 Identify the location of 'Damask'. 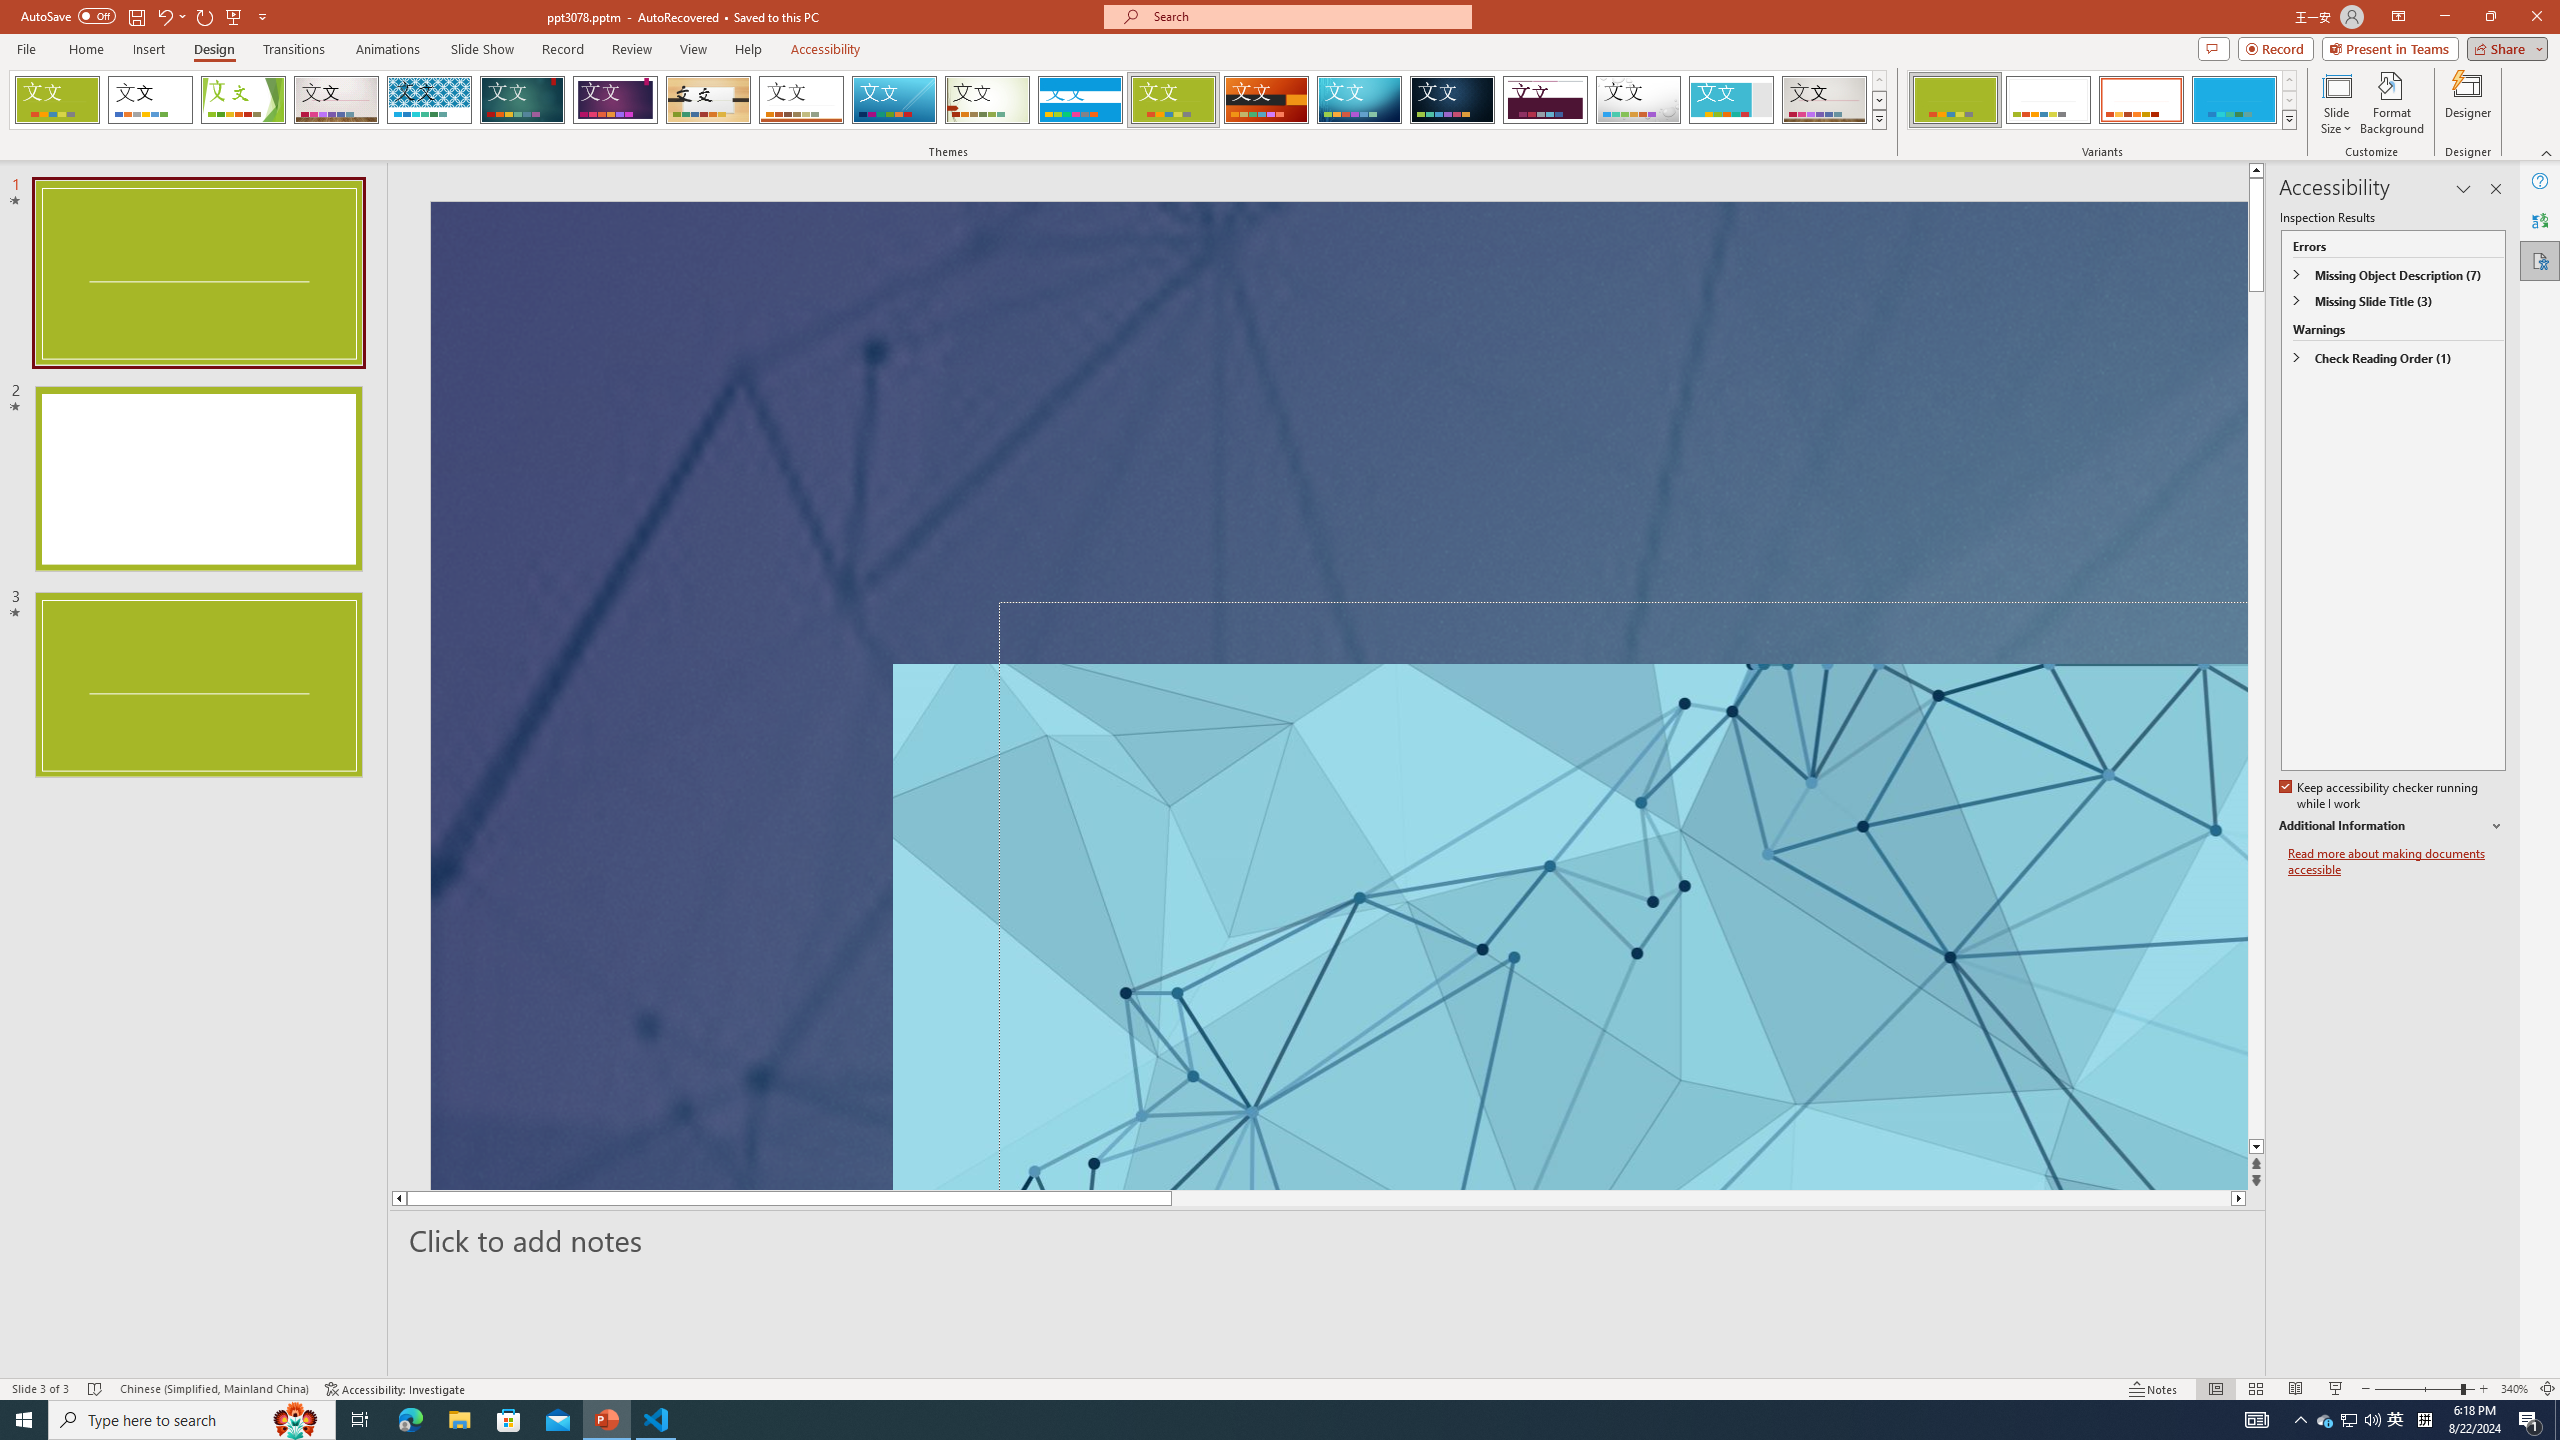
(1451, 99).